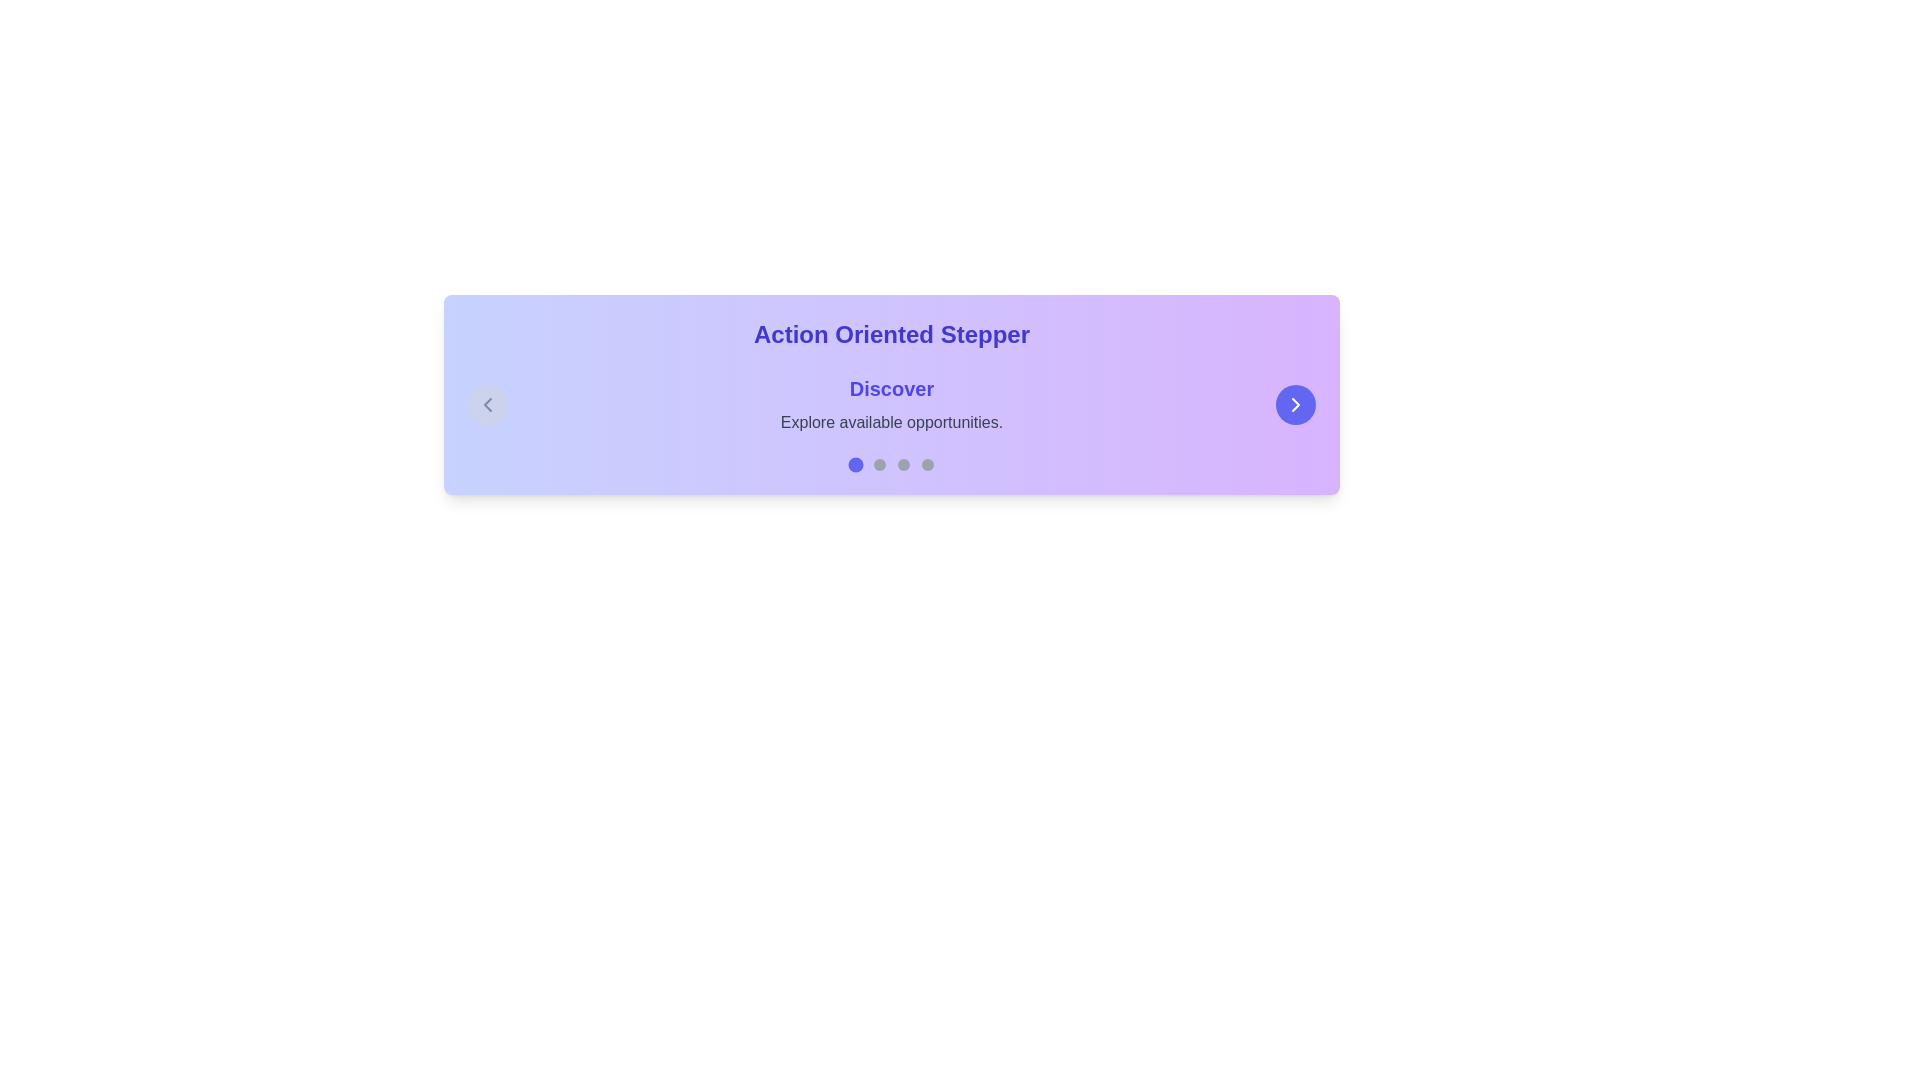  What do you see at coordinates (879, 465) in the screenshot?
I see `the second circular step indicator in the stepper UI located at the bottom center` at bounding box center [879, 465].